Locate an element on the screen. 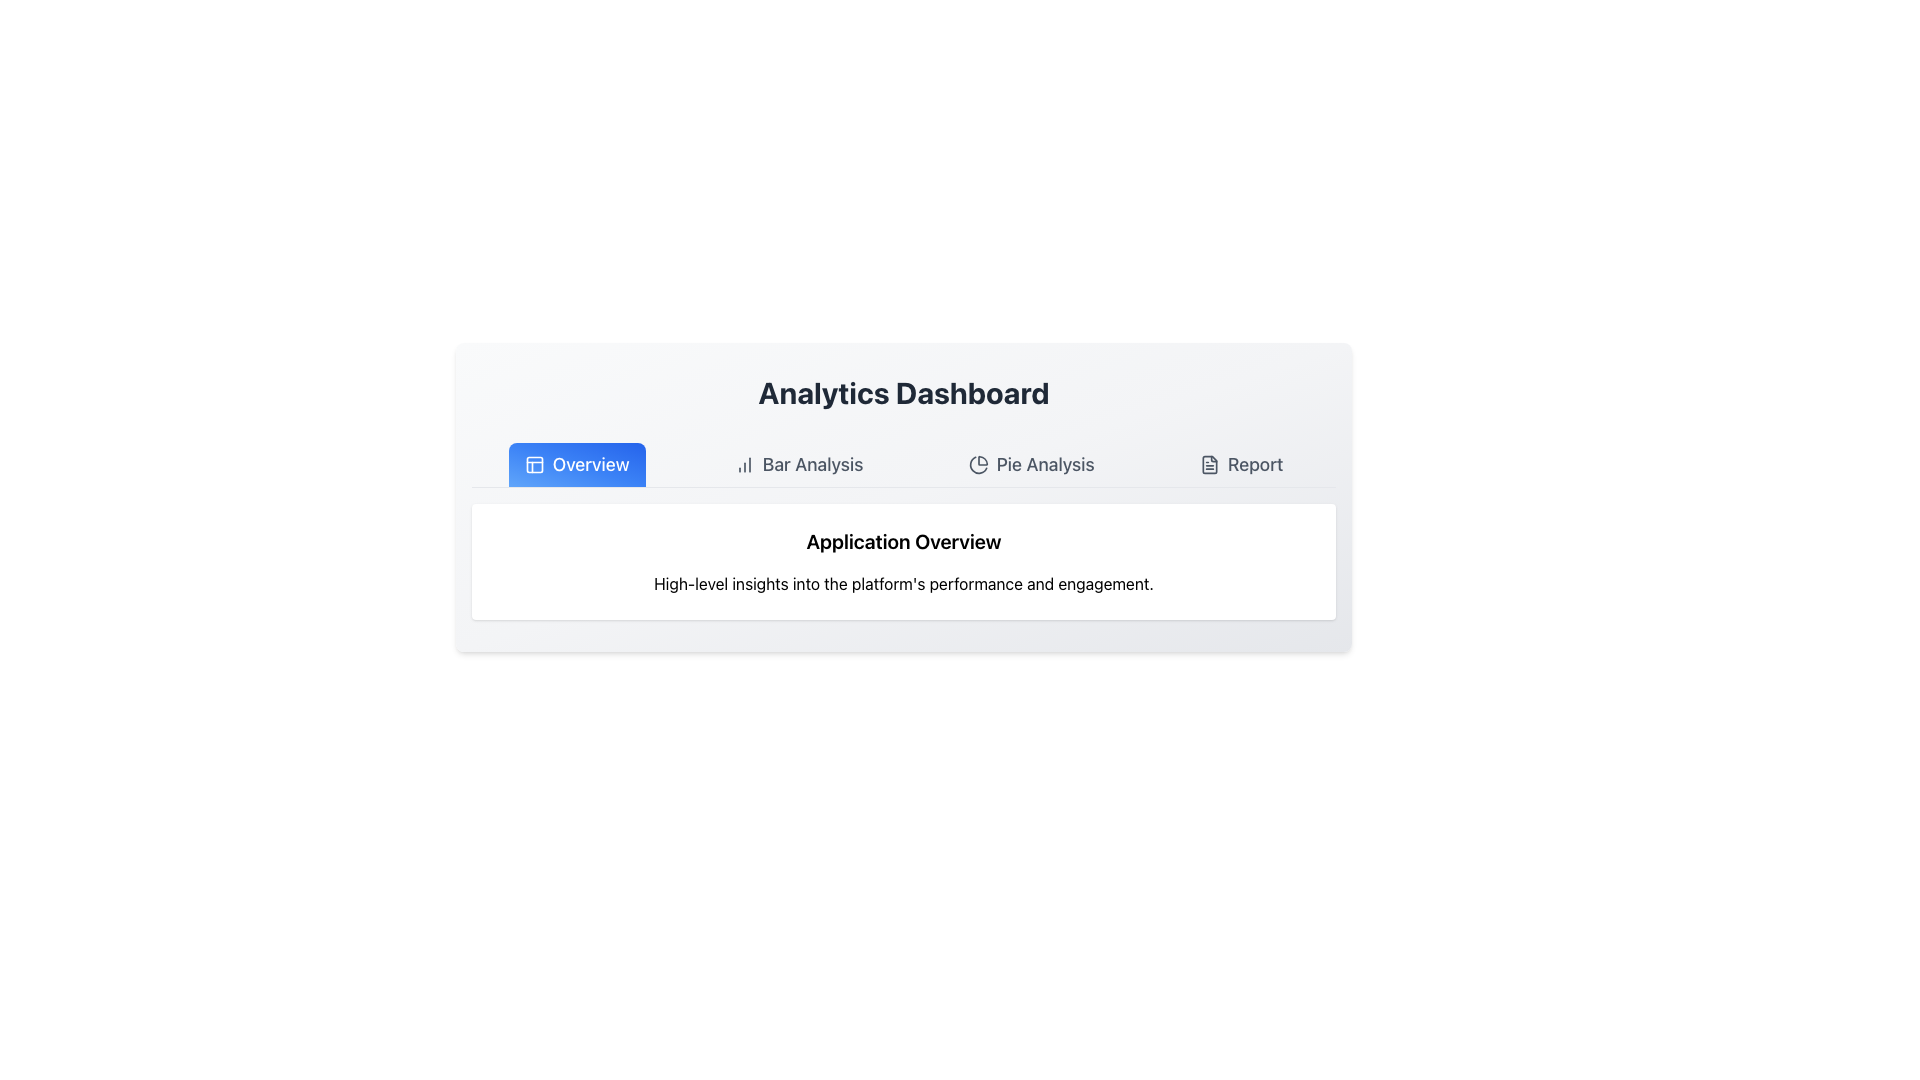  the pie chart icon located to the left of the 'Pie Analysis' text in the navigation bar, which is the third navigation item is located at coordinates (978, 465).